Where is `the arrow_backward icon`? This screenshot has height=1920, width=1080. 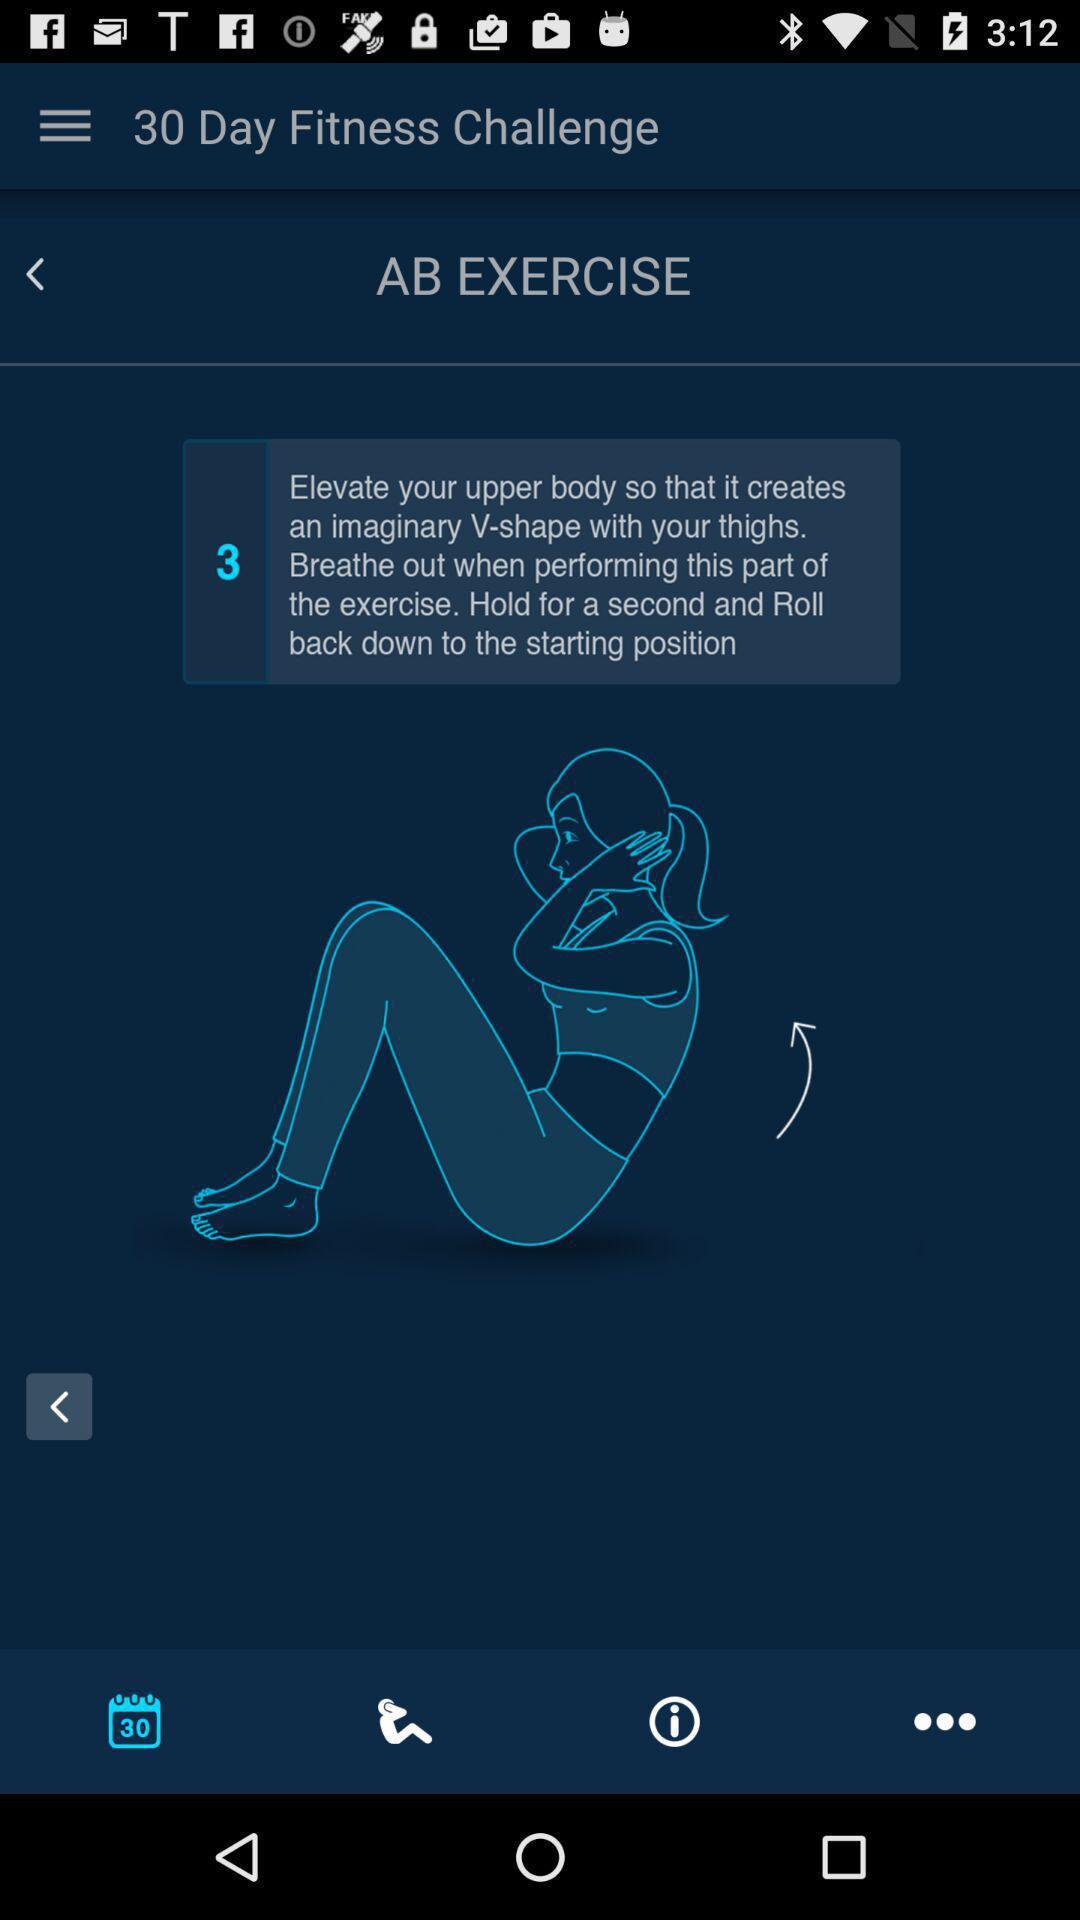
the arrow_backward icon is located at coordinates (51, 1524).